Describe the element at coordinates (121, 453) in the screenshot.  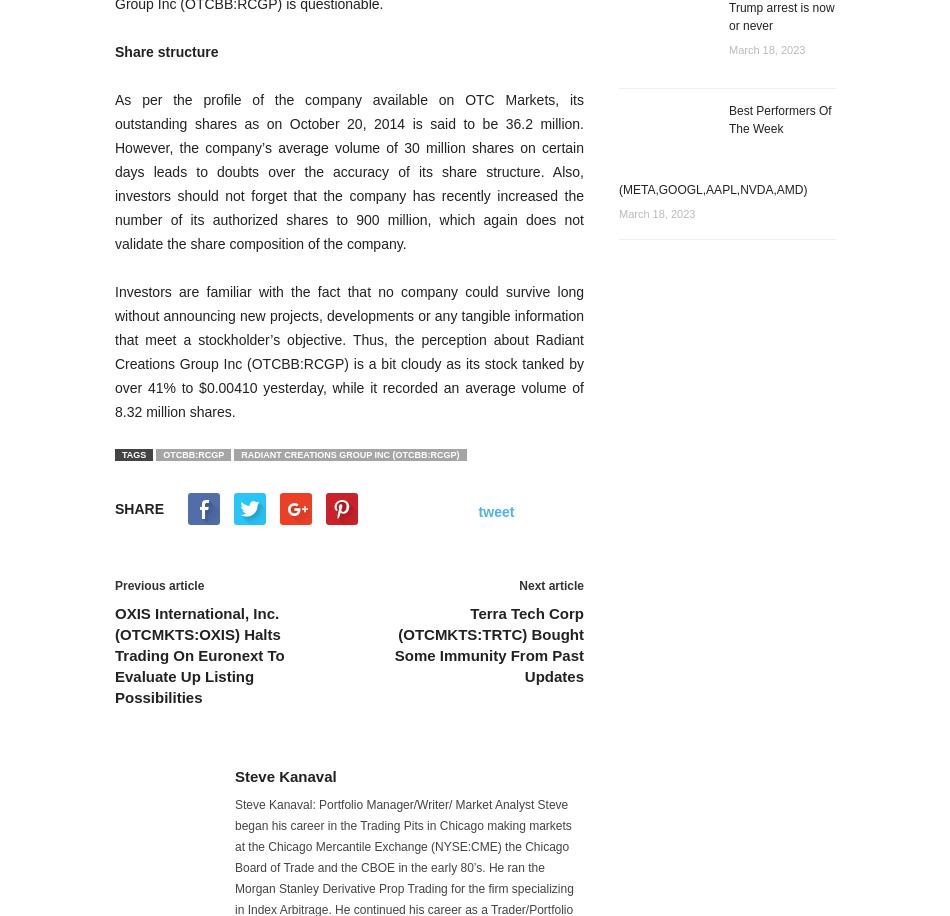
I see `'TAGS'` at that location.